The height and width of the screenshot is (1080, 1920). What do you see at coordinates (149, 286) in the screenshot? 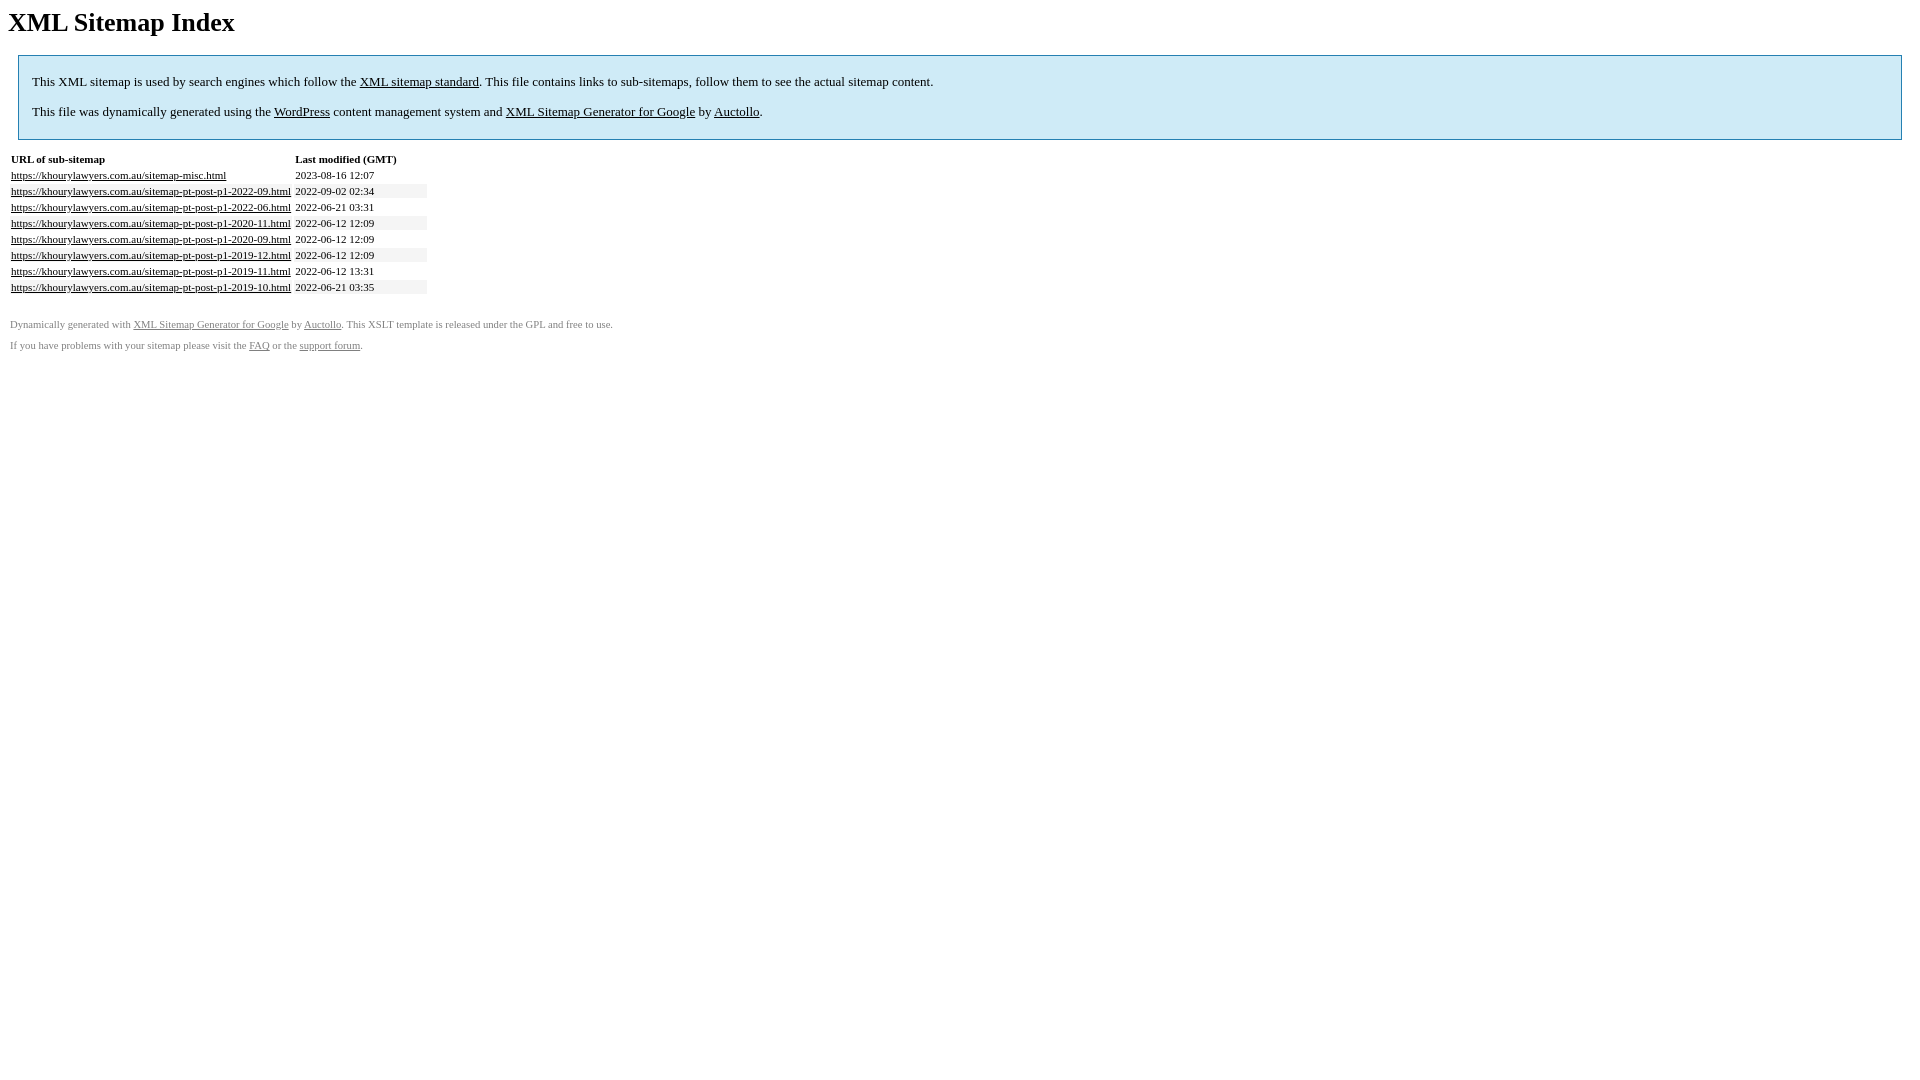
I see `'https://khourylawyers.com.au/sitemap-pt-post-p1-2019-10.html'` at bounding box center [149, 286].